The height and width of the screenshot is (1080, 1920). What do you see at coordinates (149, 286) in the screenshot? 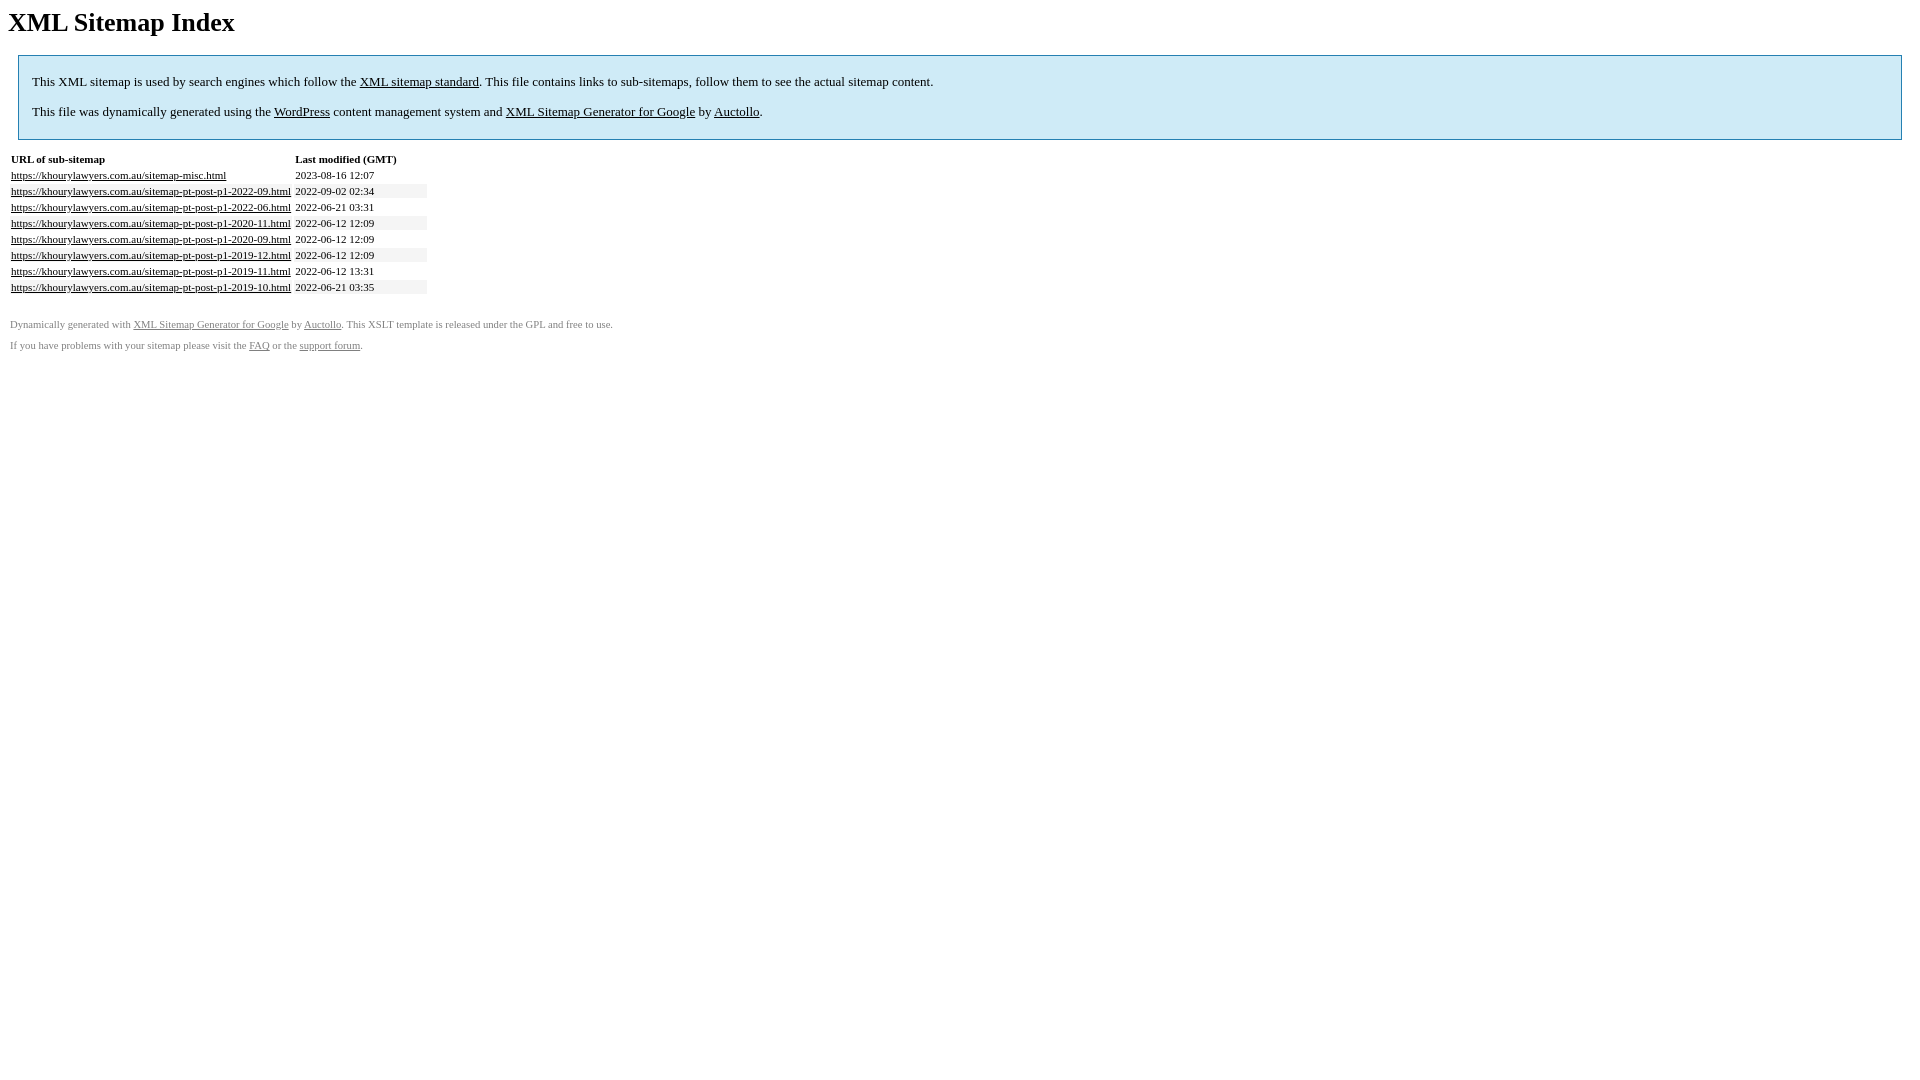
I see `'https://khourylawyers.com.au/sitemap-pt-post-p1-2019-10.html'` at bounding box center [149, 286].